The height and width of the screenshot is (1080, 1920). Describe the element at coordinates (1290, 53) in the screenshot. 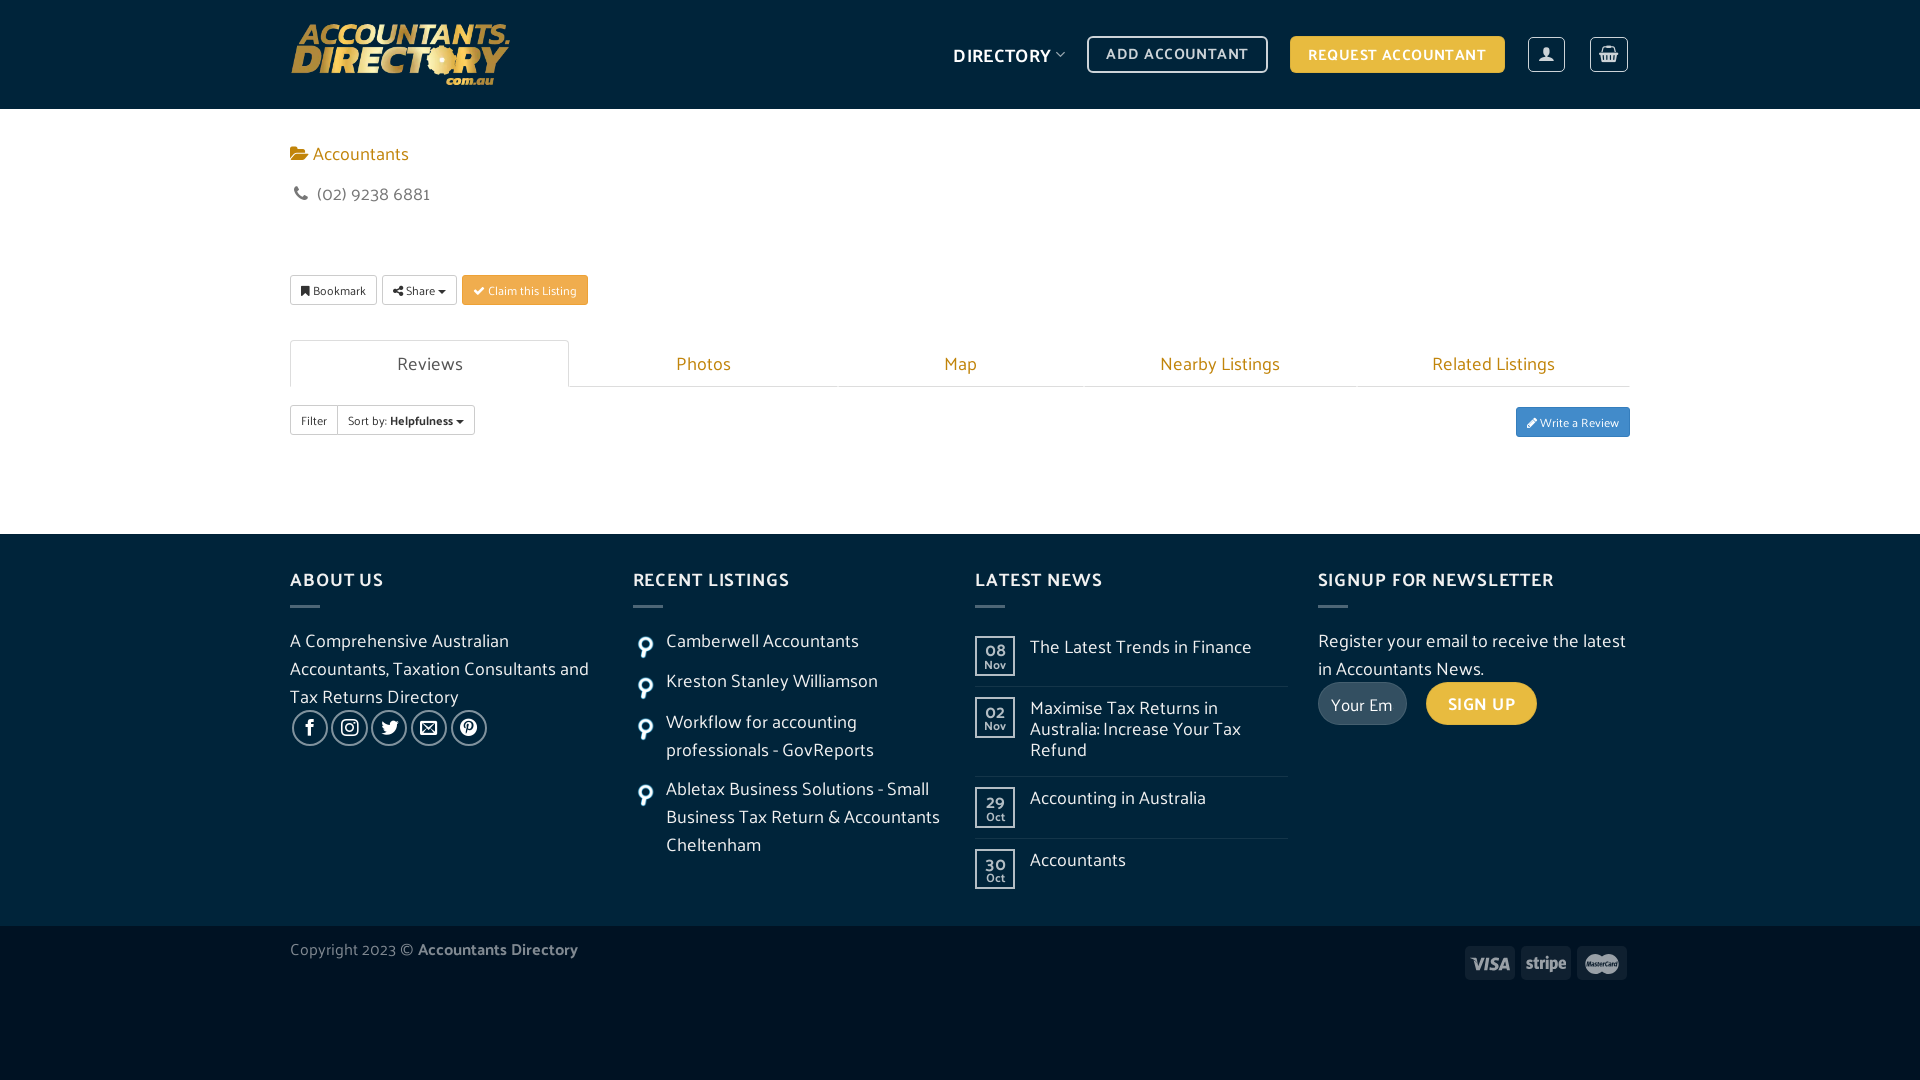

I see `'REQUEST ACCOUNTANT'` at that location.